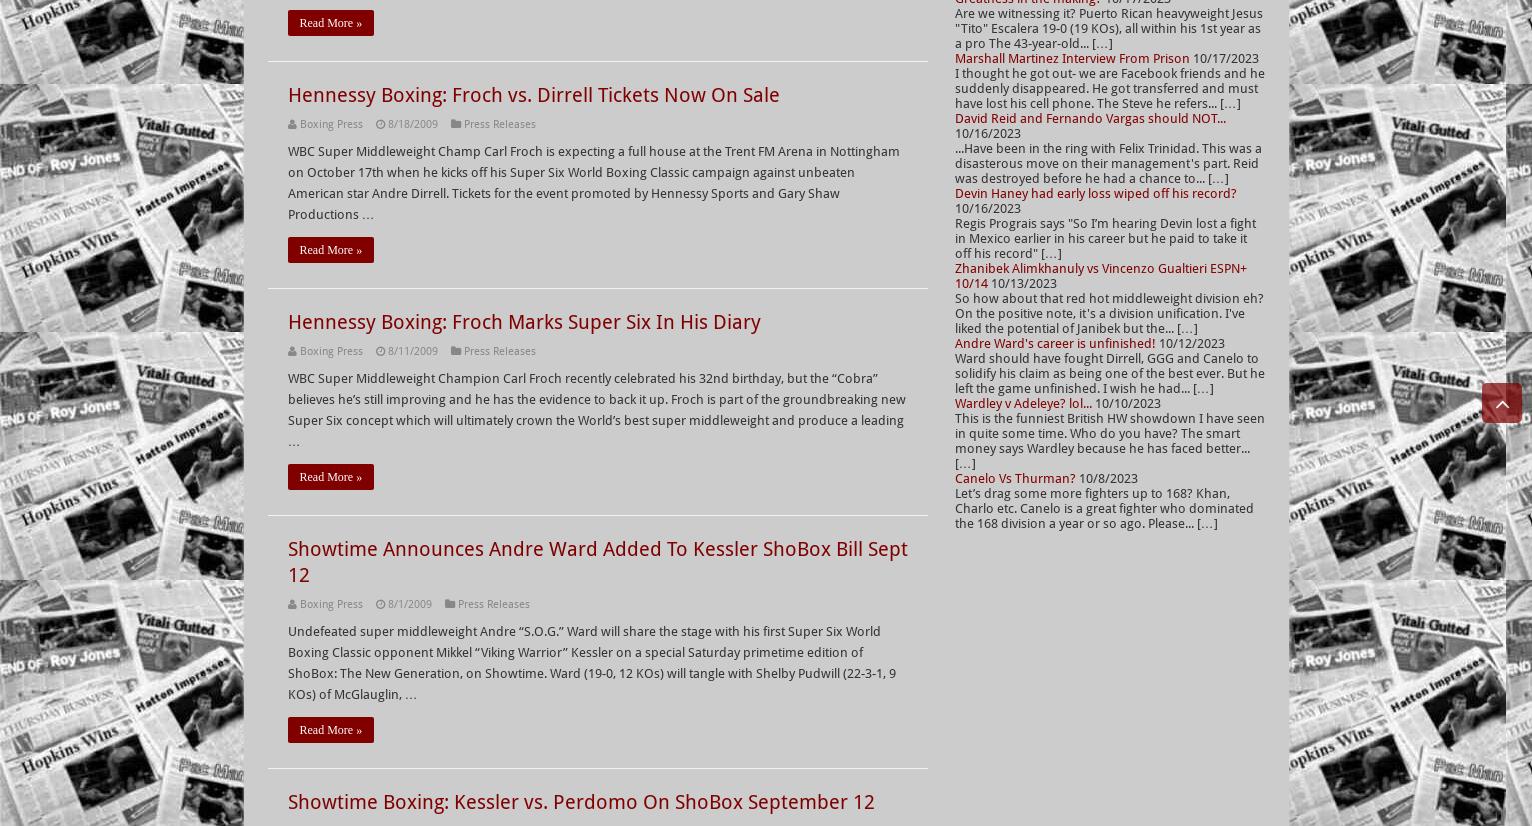 This screenshot has height=826, width=1532. Describe the element at coordinates (1190, 342) in the screenshot. I see `'10/12/2023'` at that location.